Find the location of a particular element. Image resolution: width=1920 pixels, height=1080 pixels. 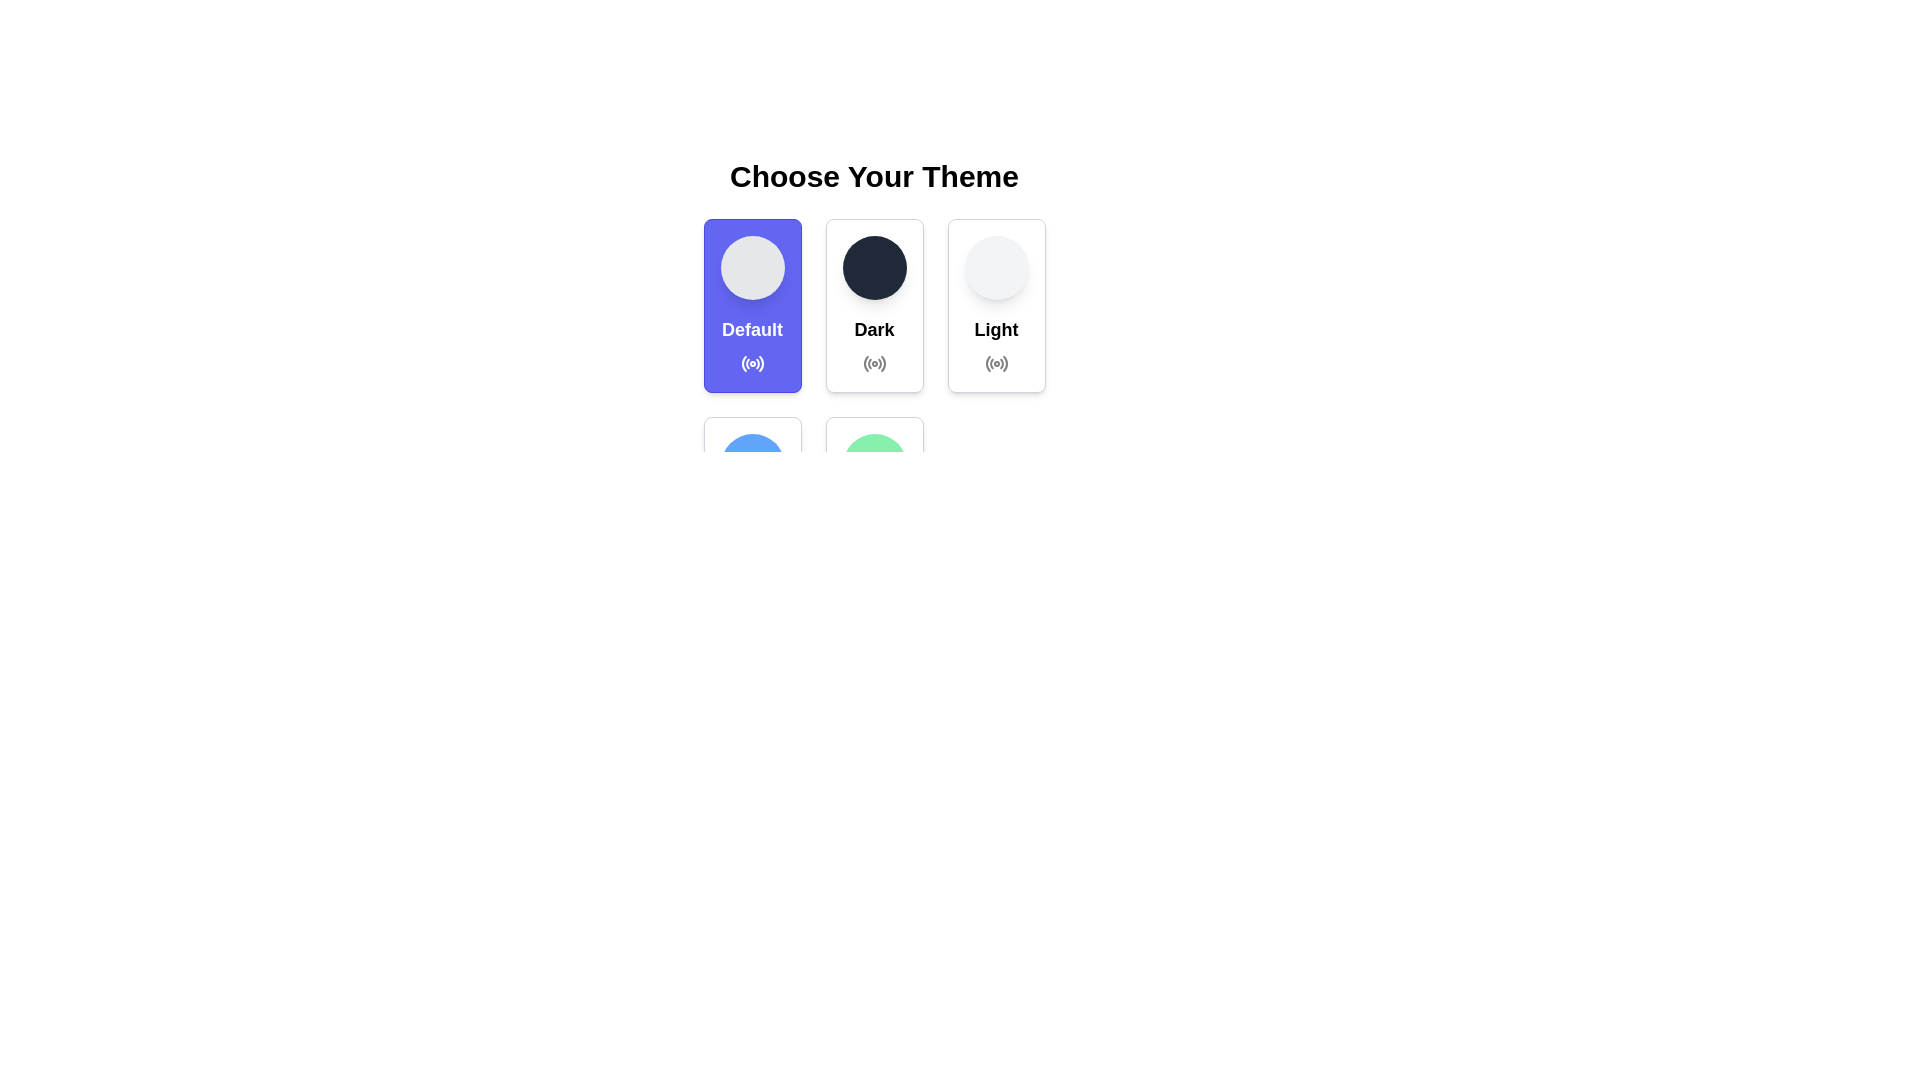

the graphical icon resembling radio waves centered around a dot, which is located at the bottom section of the 'Default' card under the 'Choose Your Theme' heading is located at coordinates (751, 363).